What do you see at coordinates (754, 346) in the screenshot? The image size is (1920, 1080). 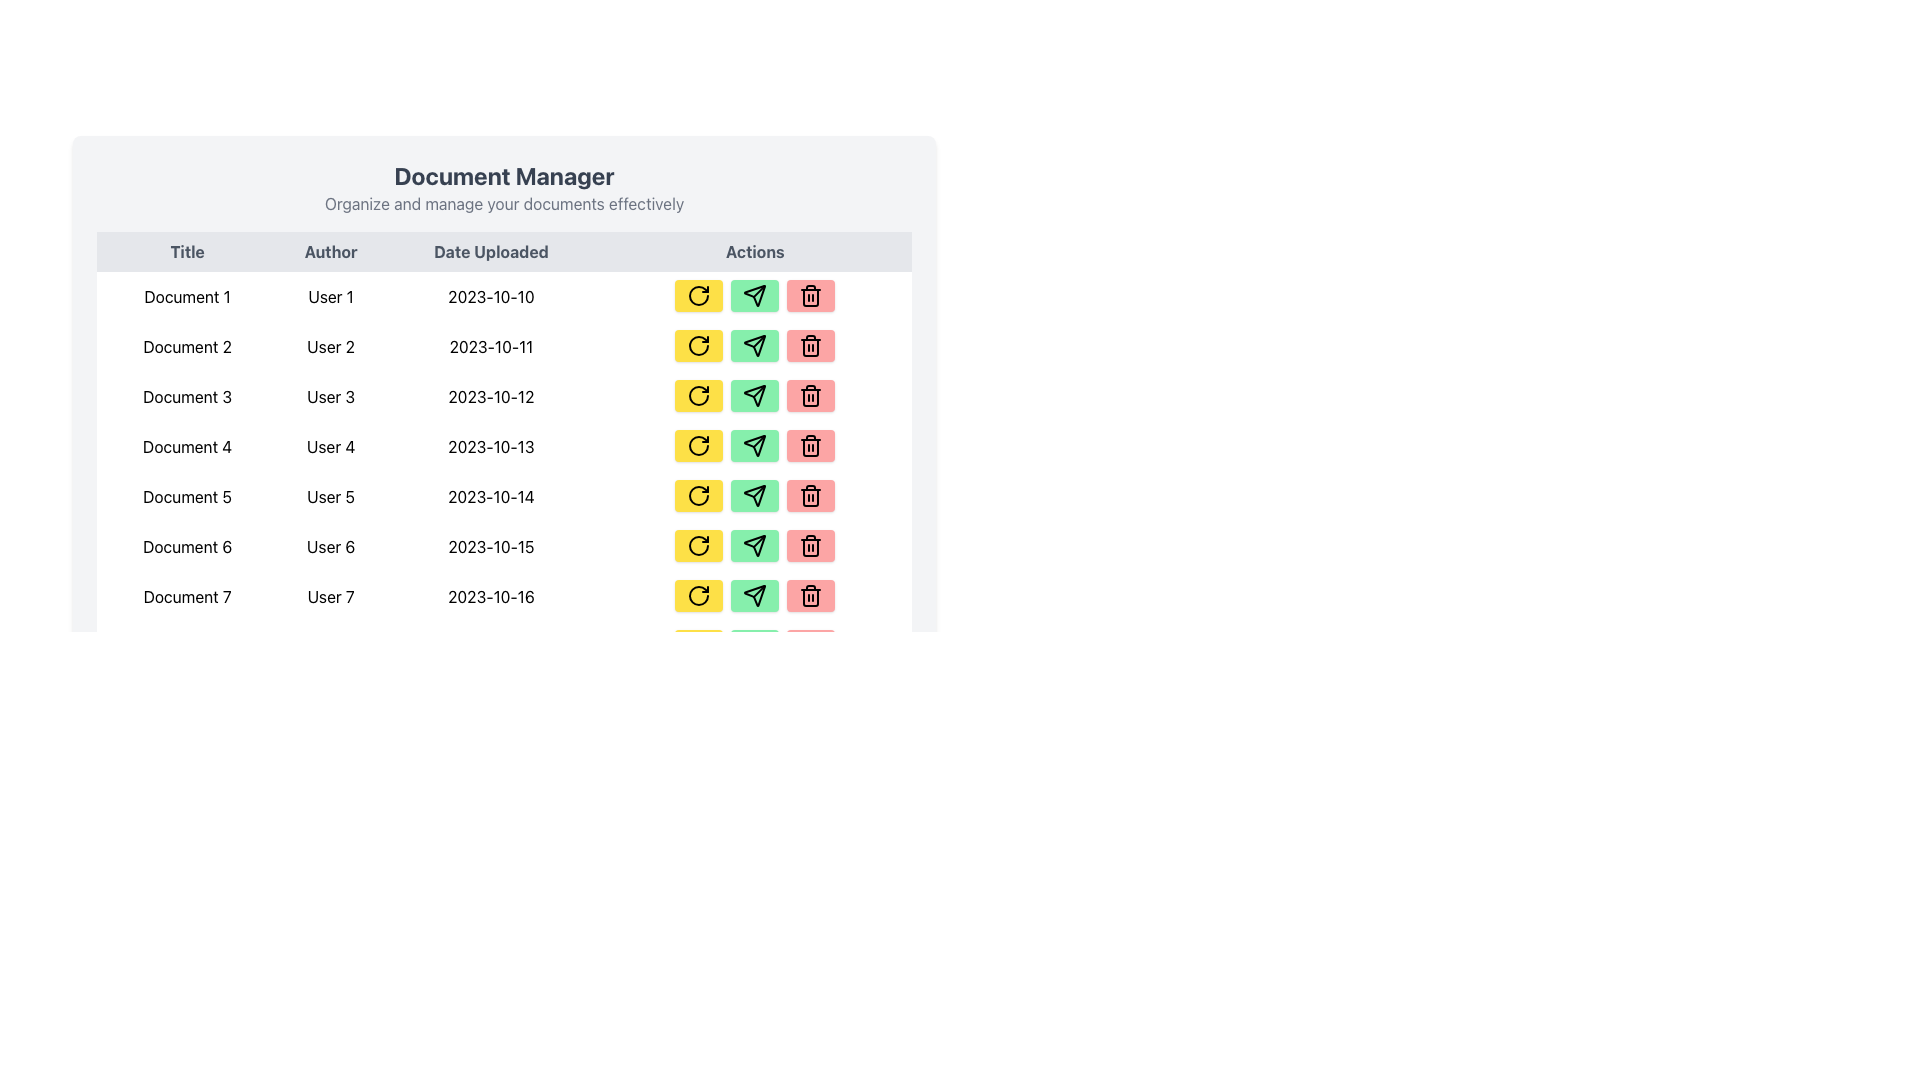 I see `the green 'Send' button, which has a rounded rectangle shape and a paper plane icon at its center, located in the 'Actions' column of the second row` at bounding box center [754, 346].